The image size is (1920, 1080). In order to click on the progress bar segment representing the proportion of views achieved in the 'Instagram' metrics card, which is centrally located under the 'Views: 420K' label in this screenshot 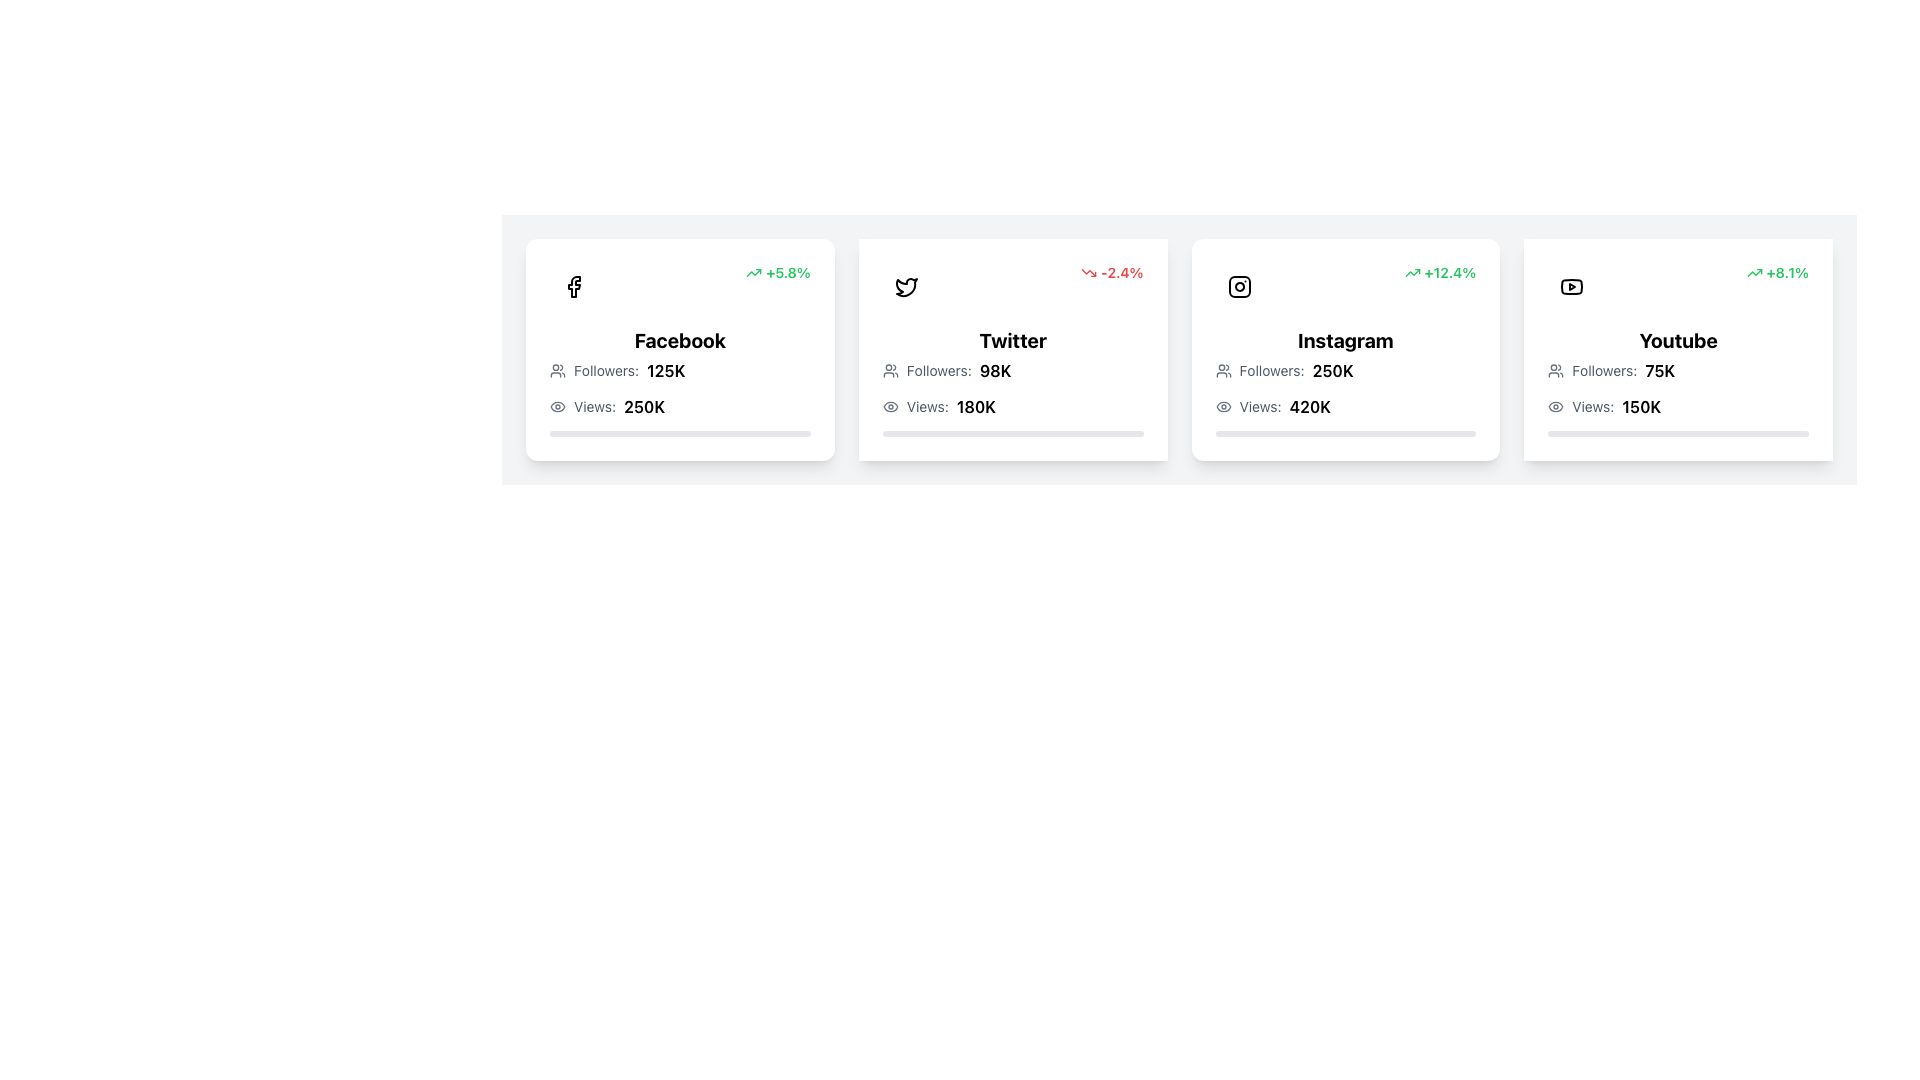, I will do `click(1293, 433)`.